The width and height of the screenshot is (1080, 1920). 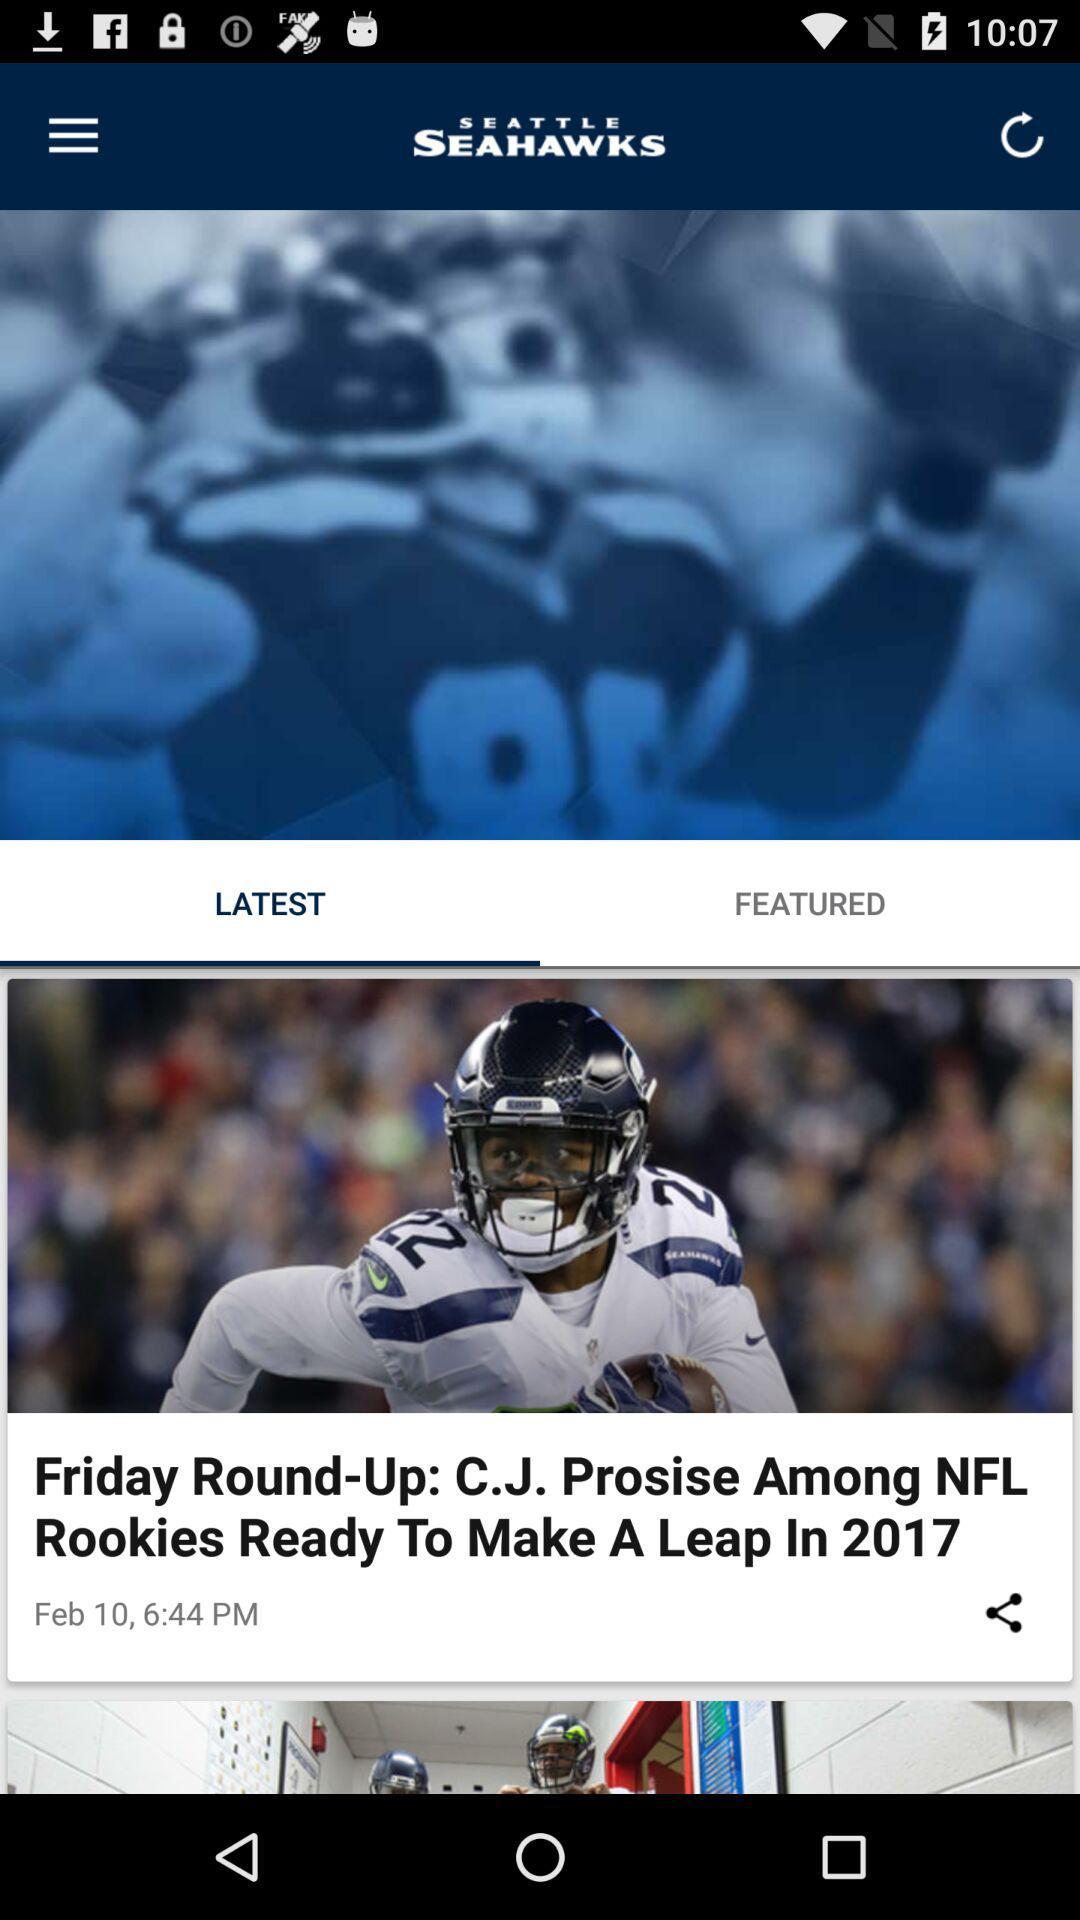 I want to click on item next to the feb 10 6, so click(x=1003, y=1612).